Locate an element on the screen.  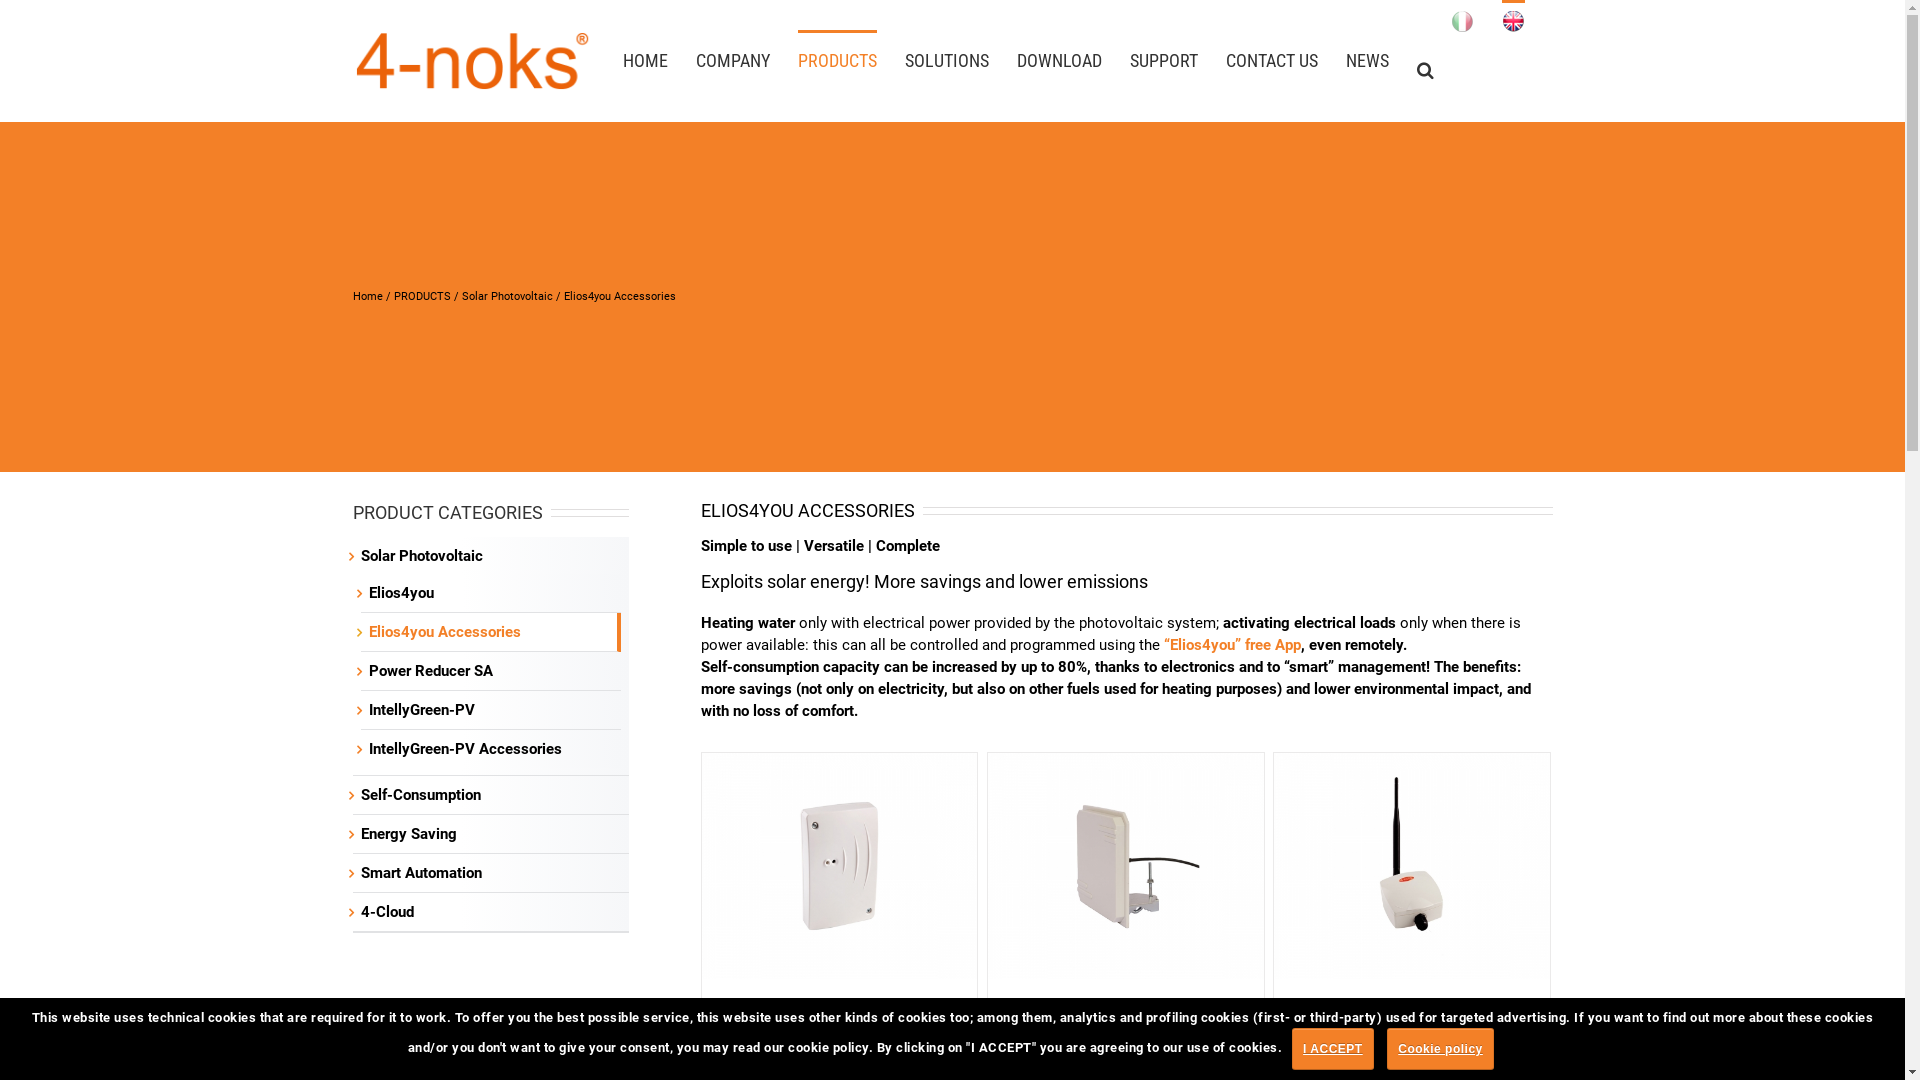
'Smart Automation' is located at coordinates (419, 871).